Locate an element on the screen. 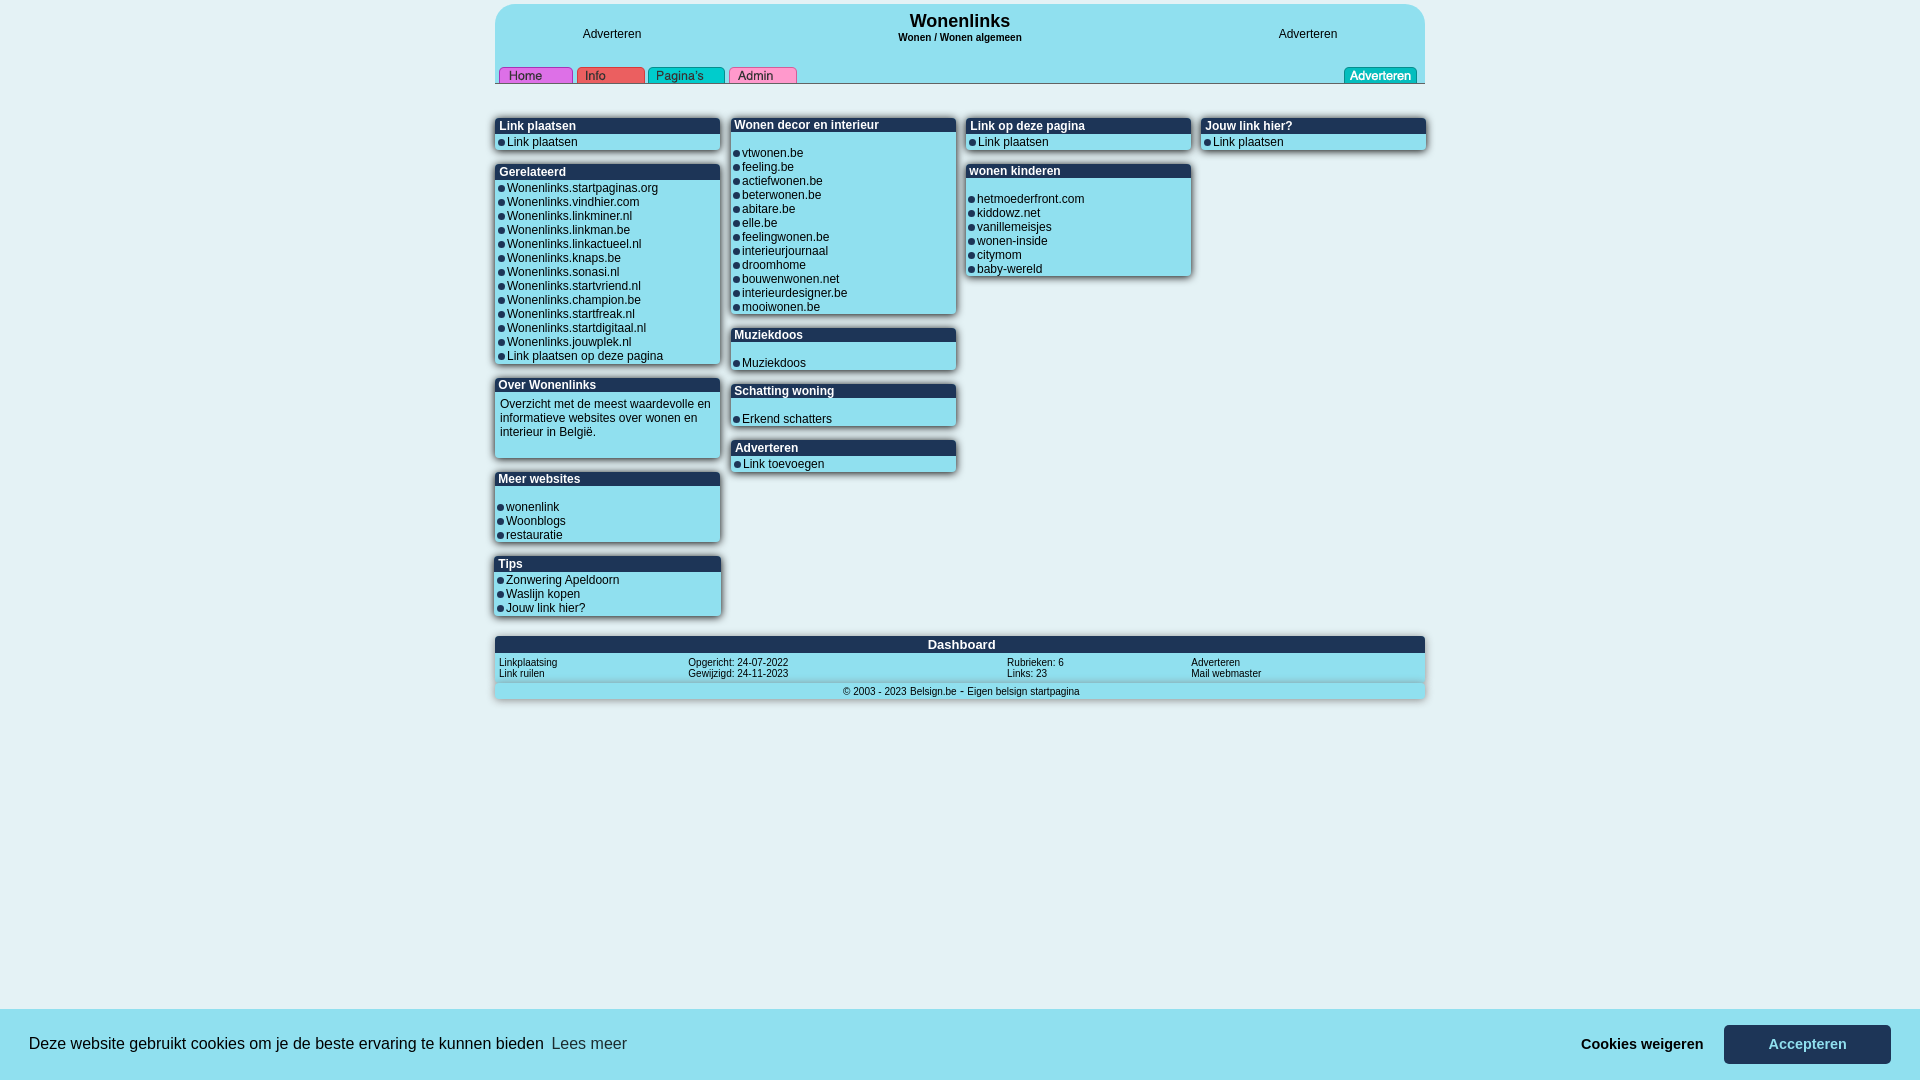 This screenshot has width=1920, height=1080. 'Wonenlinks.startpaginas.org' is located at coordinates (581, 188).